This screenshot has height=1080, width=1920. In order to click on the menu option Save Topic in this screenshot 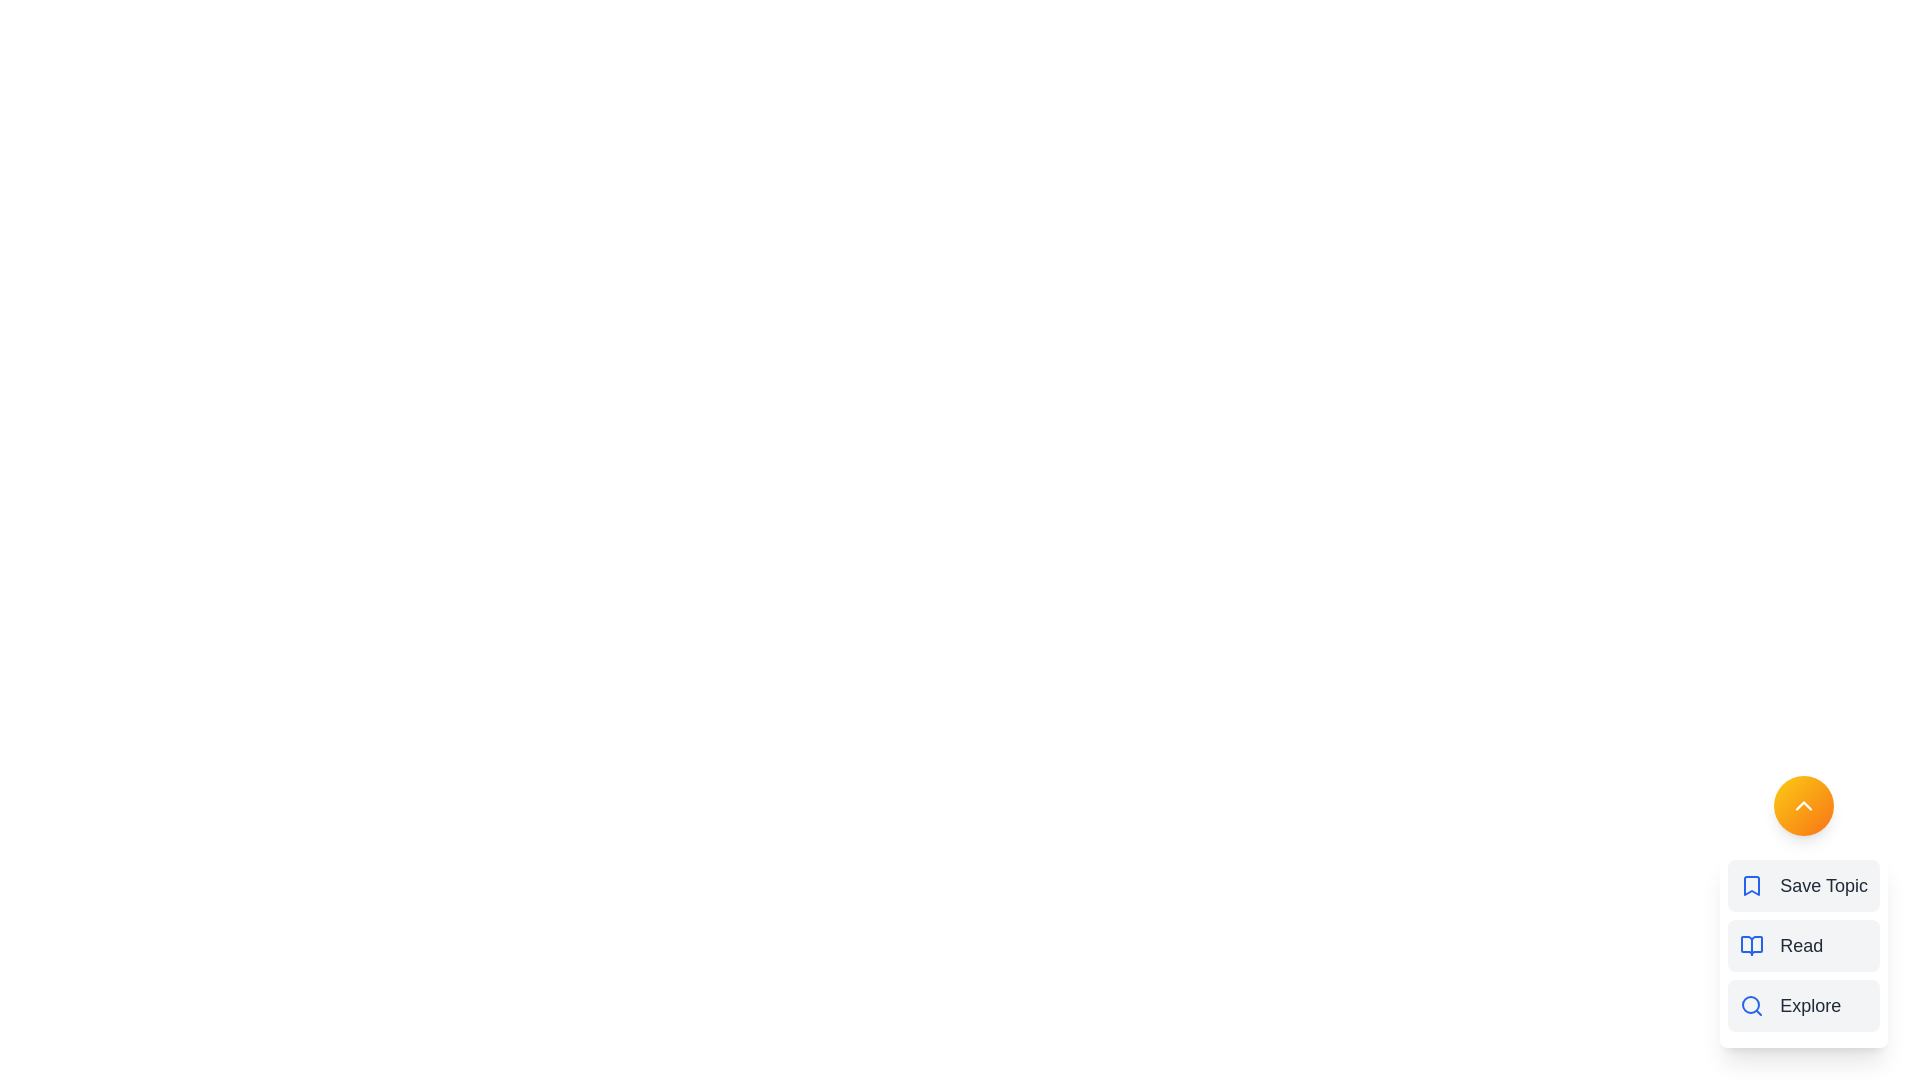, I will do `click(1804, 885)`.